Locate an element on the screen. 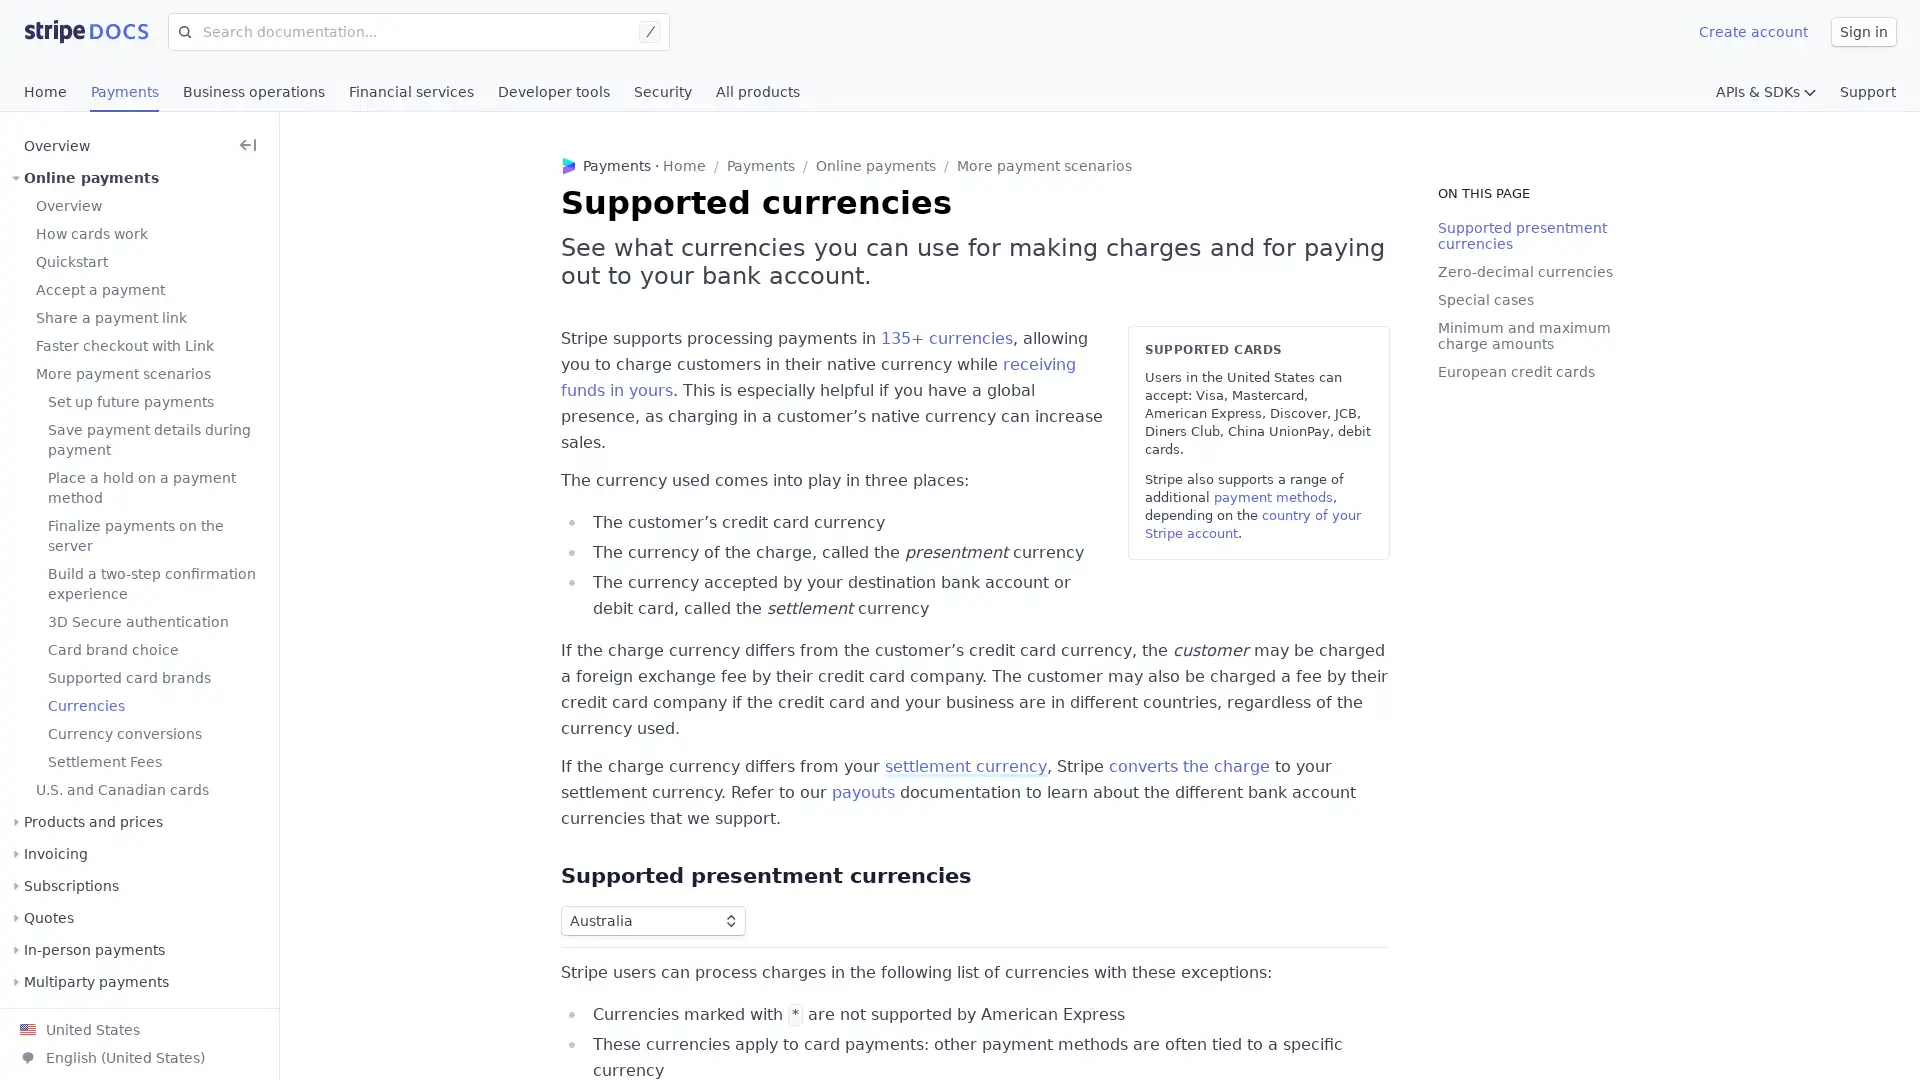 The width and height of the screenshot is (1920, 1080). Online payments is located at coordinates (90, 176).